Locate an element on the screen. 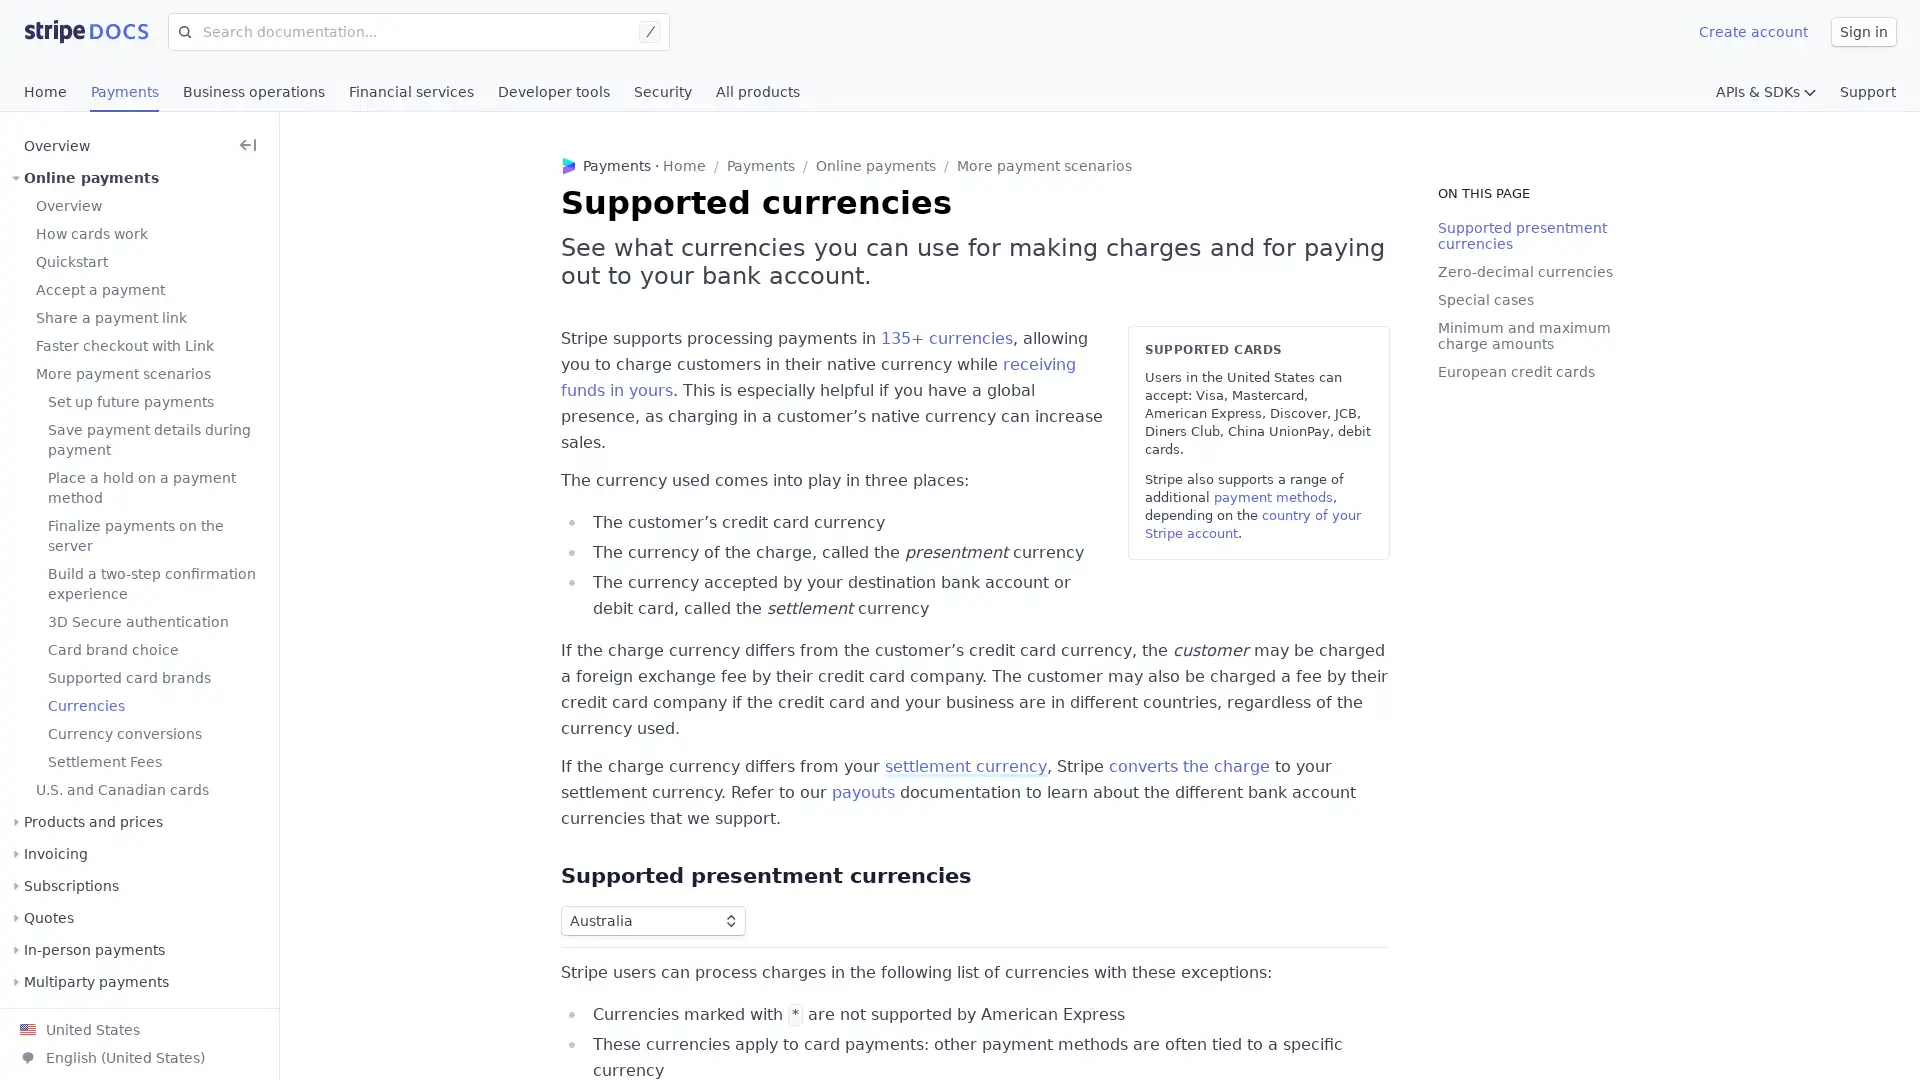 The width and height of the screenshot is (1920, 1080). Online payments is located at coordinates (90, 176).